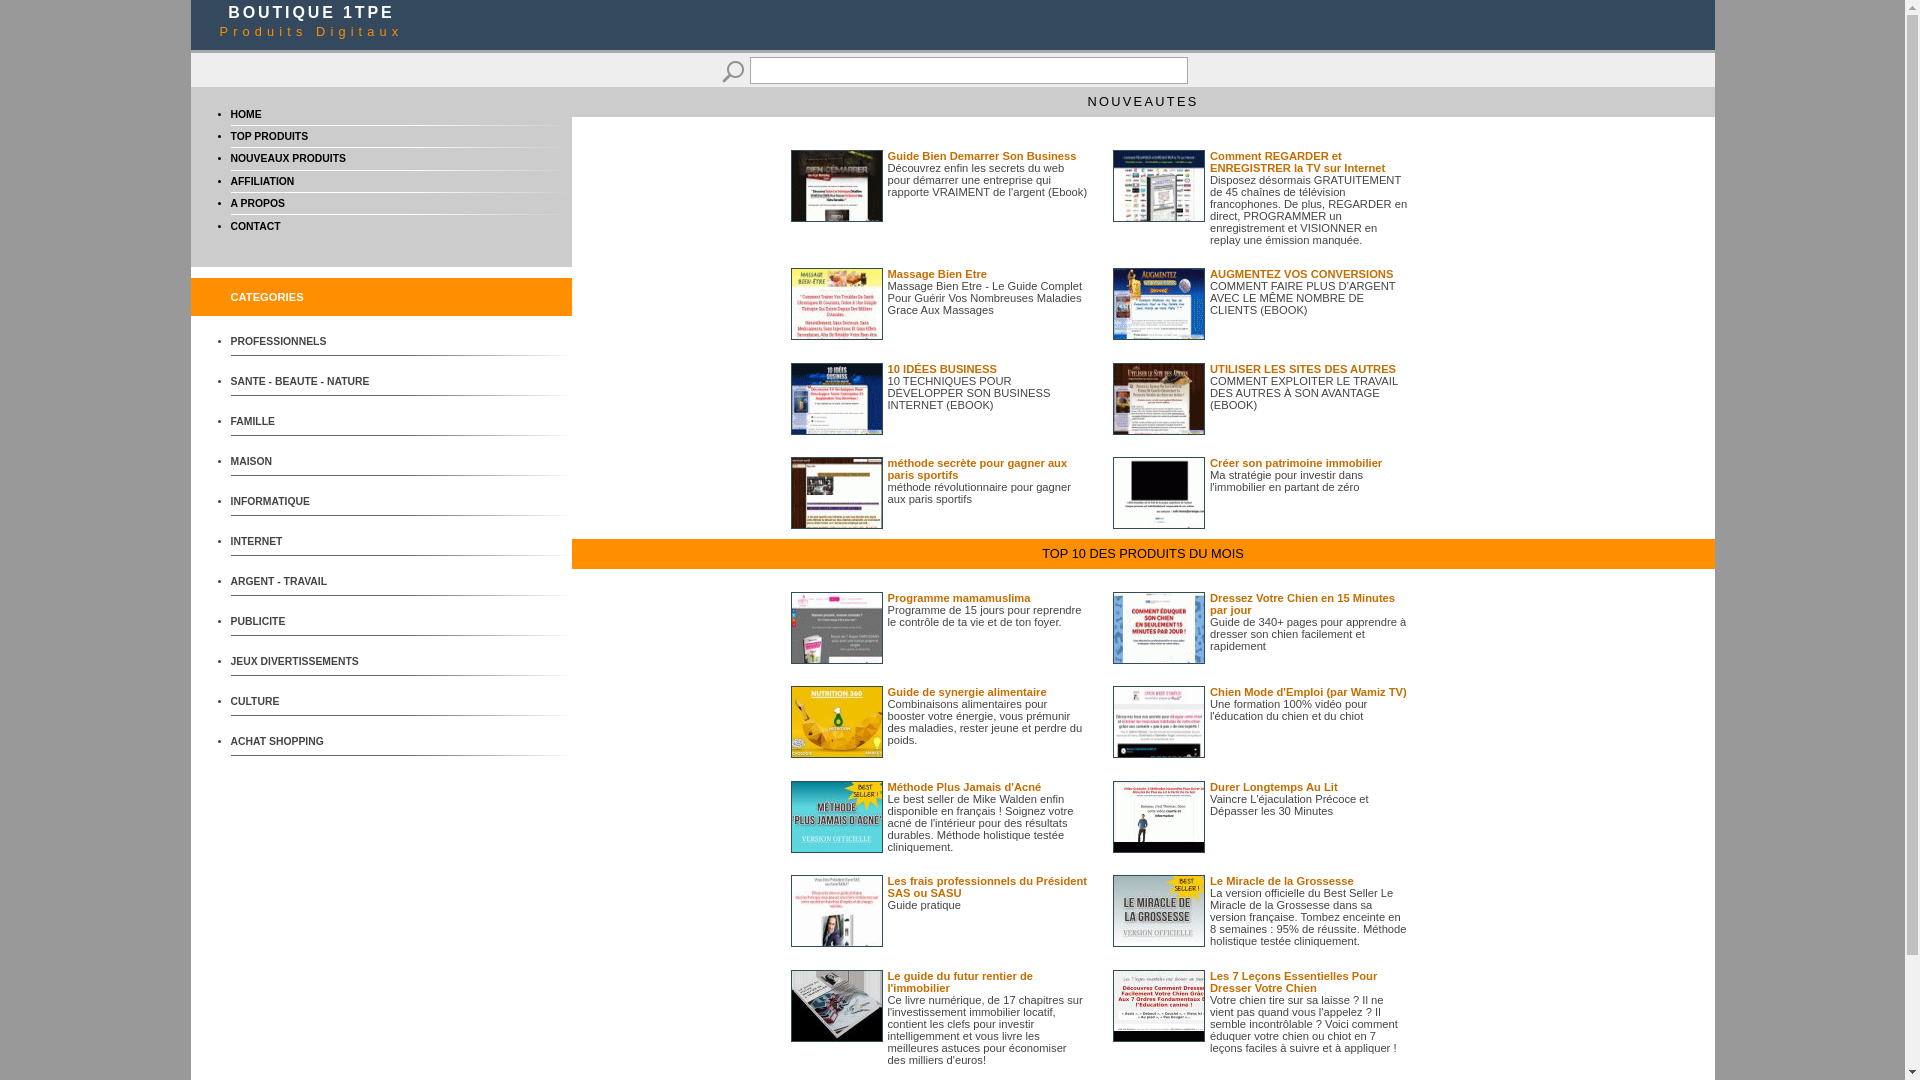  What do you see at coordinates (304, 500) in the screenshot?
I see `'INFORMATIQUE'` at bounding box center [304, 500].